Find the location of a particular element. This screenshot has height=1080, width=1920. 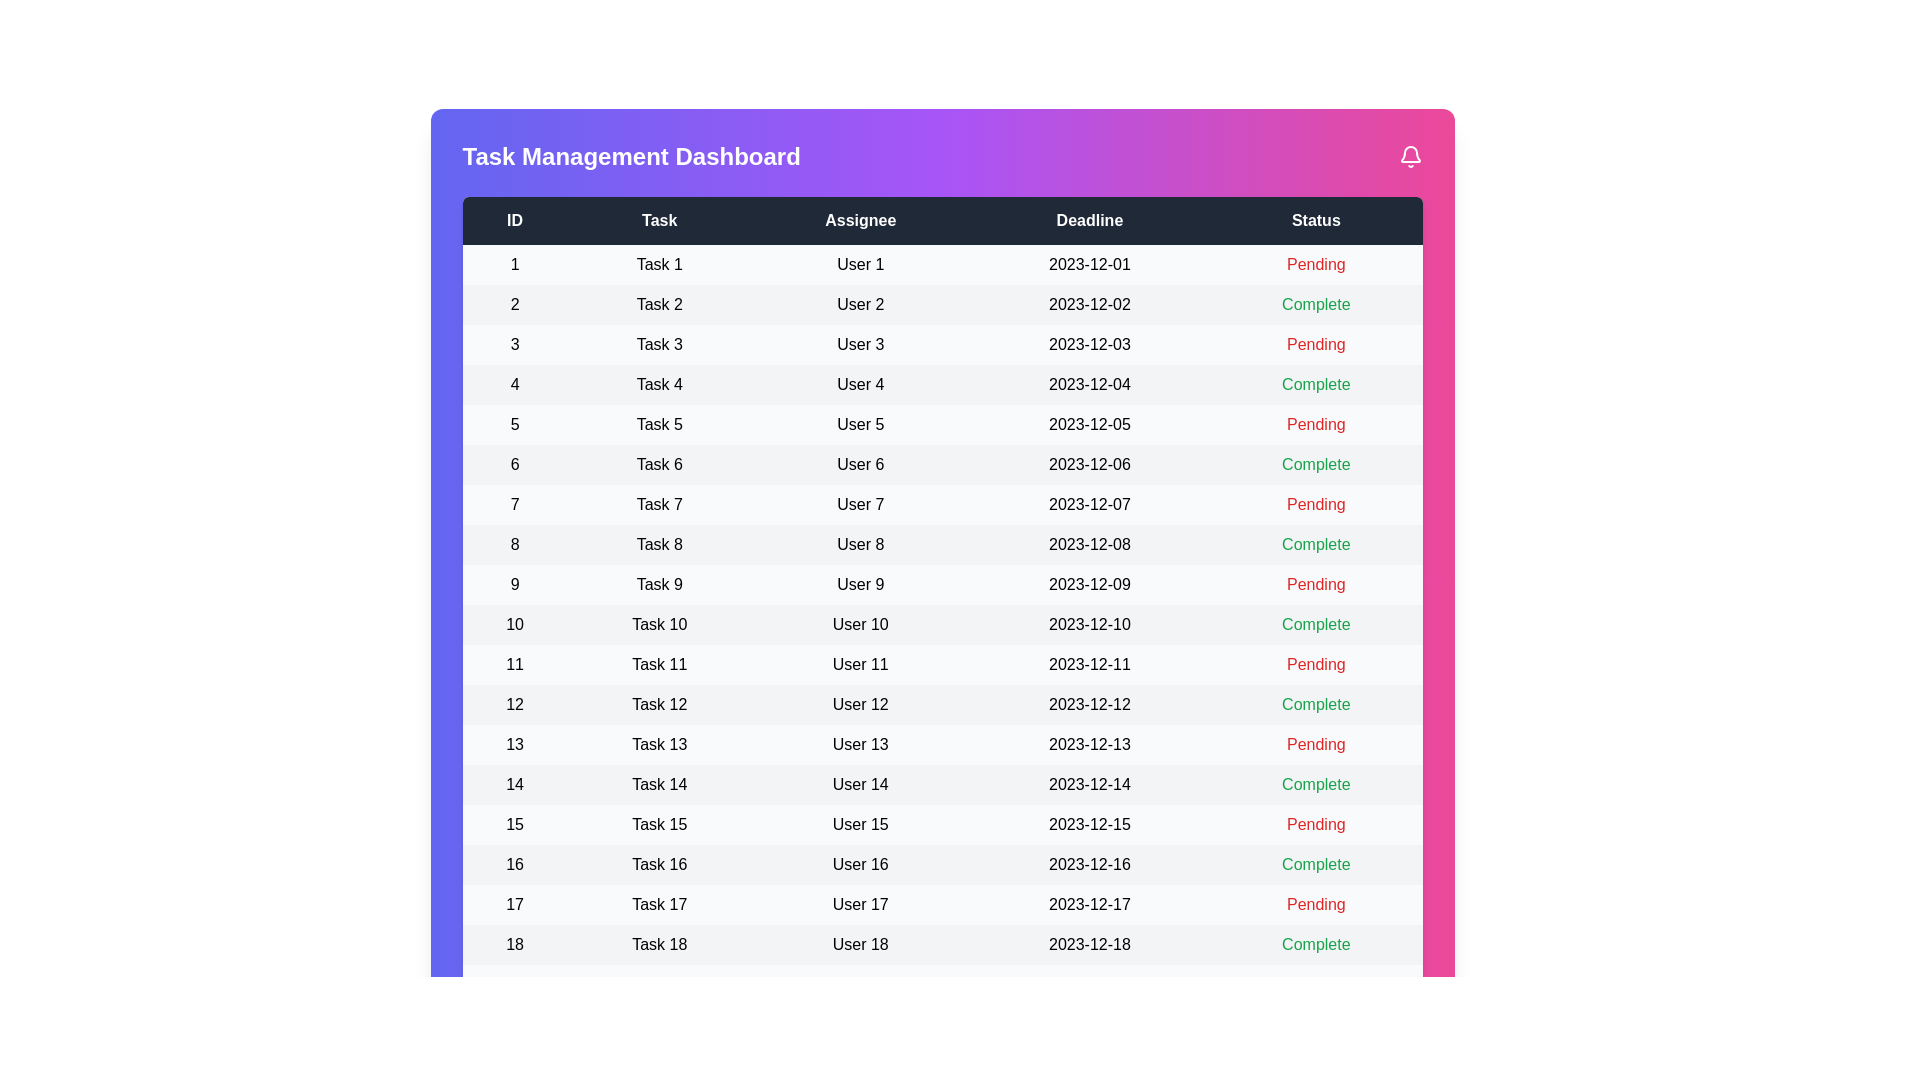

the column header labeled 'Status' to sort the table by that column is located at coordinates (1316, 220).